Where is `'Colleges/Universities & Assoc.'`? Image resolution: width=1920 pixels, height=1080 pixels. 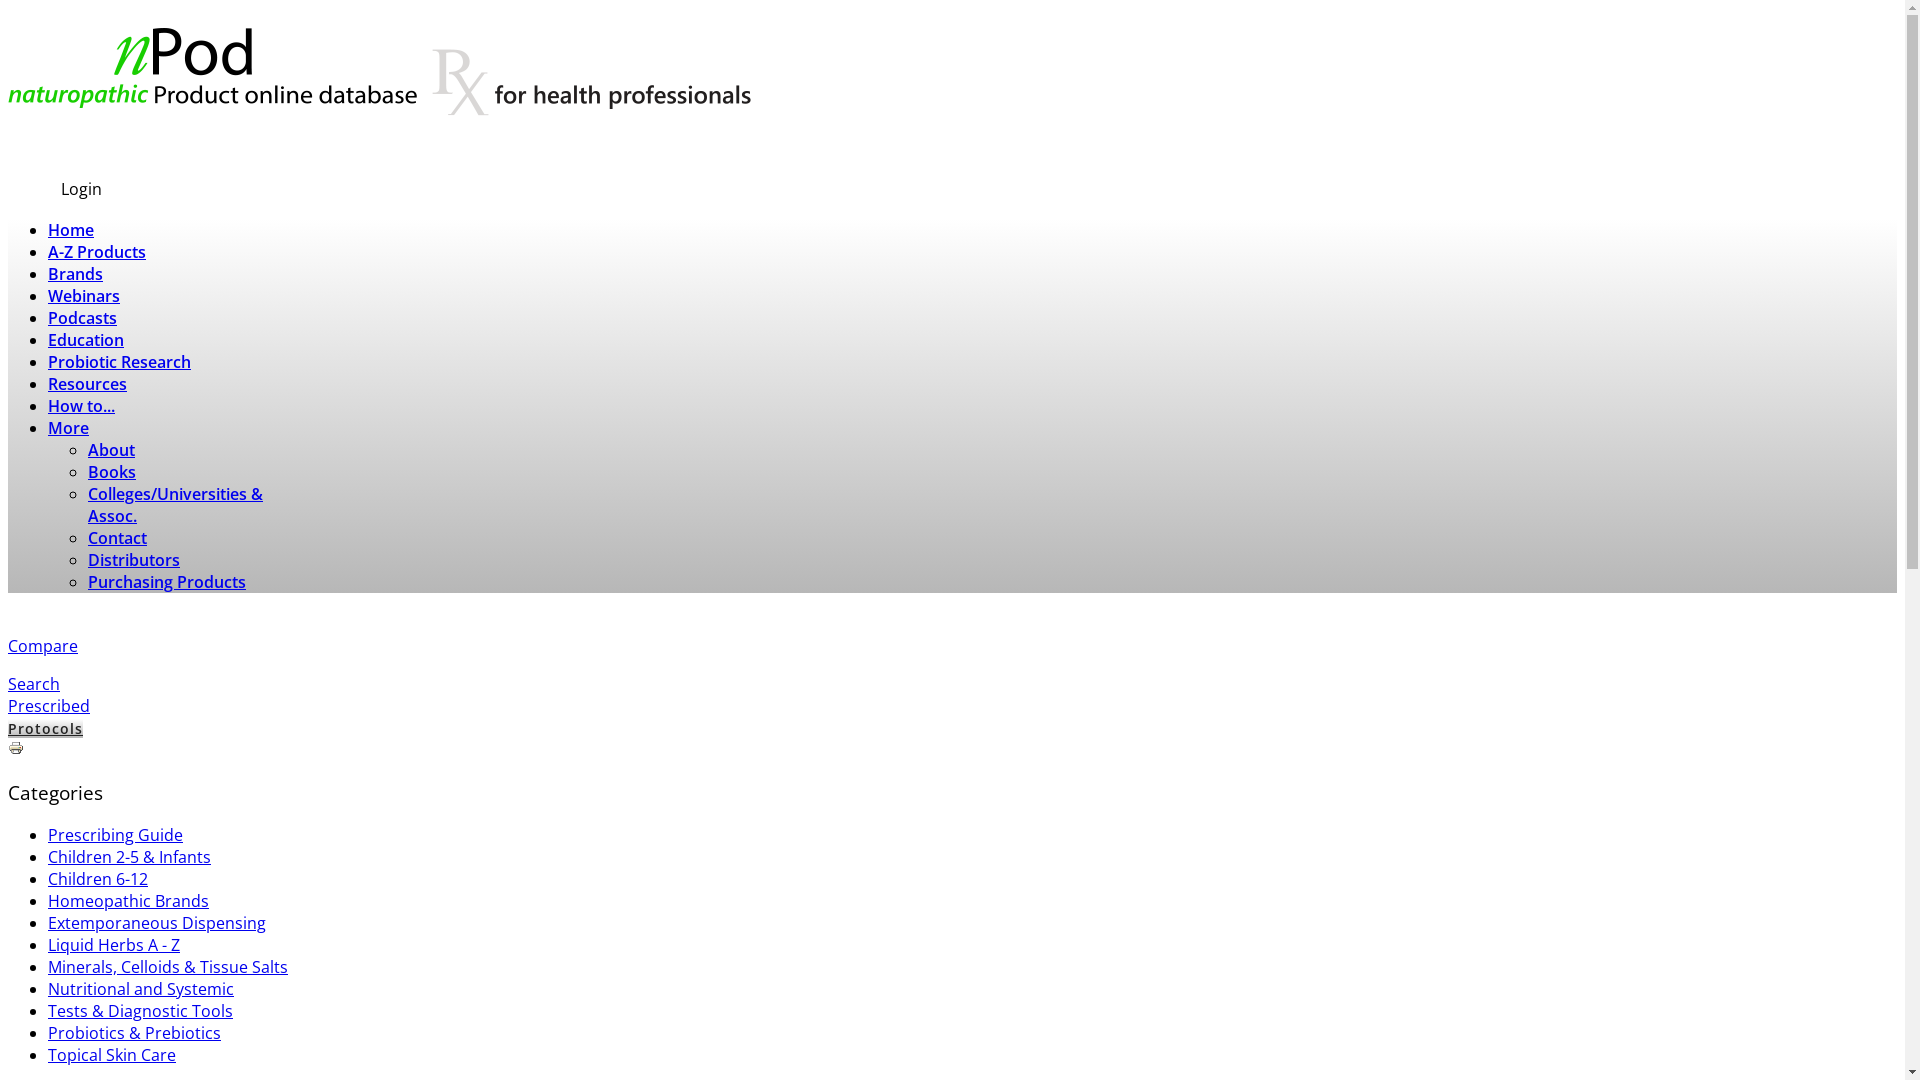
'Colleges/Universities & Assoc.' is located at coordinates (175, 504).